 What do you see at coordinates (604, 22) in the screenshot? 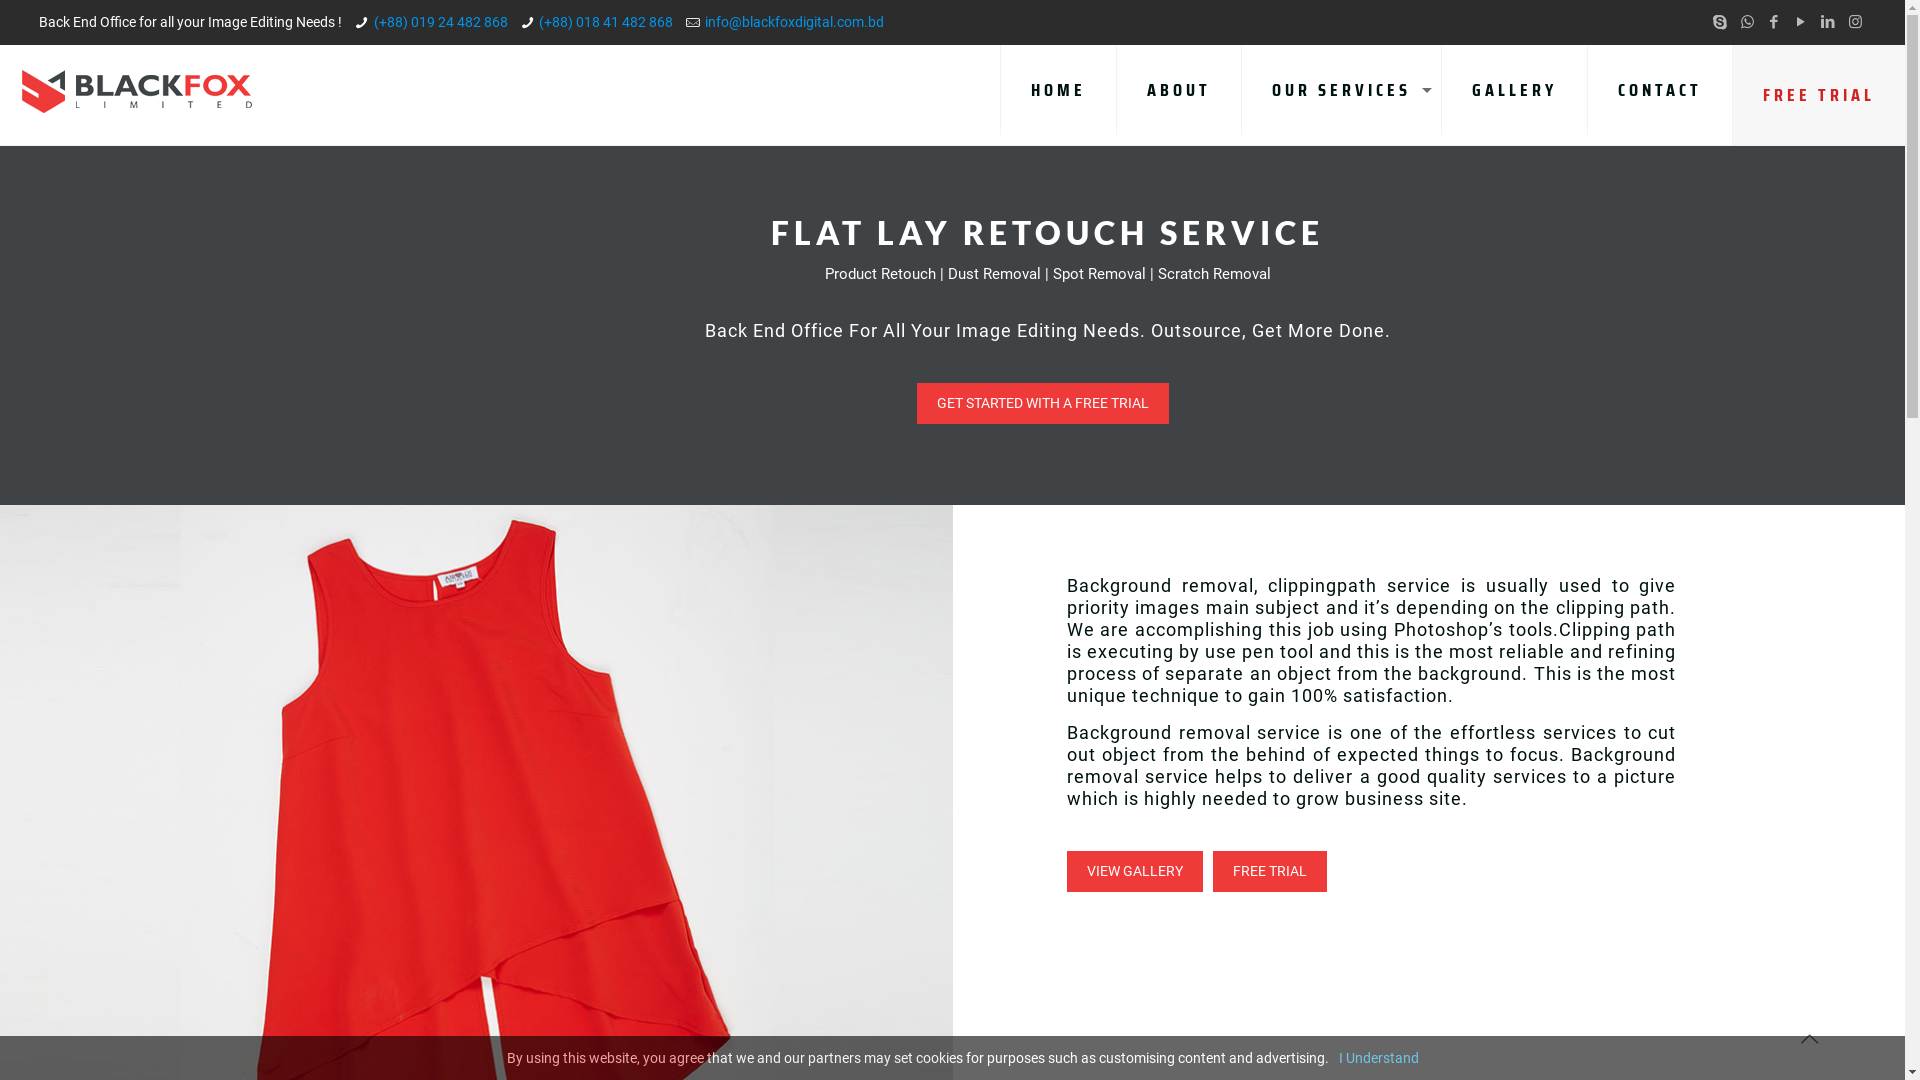
I see `'(+88) 018 41 482 868'` at bounding box center [604, 22].